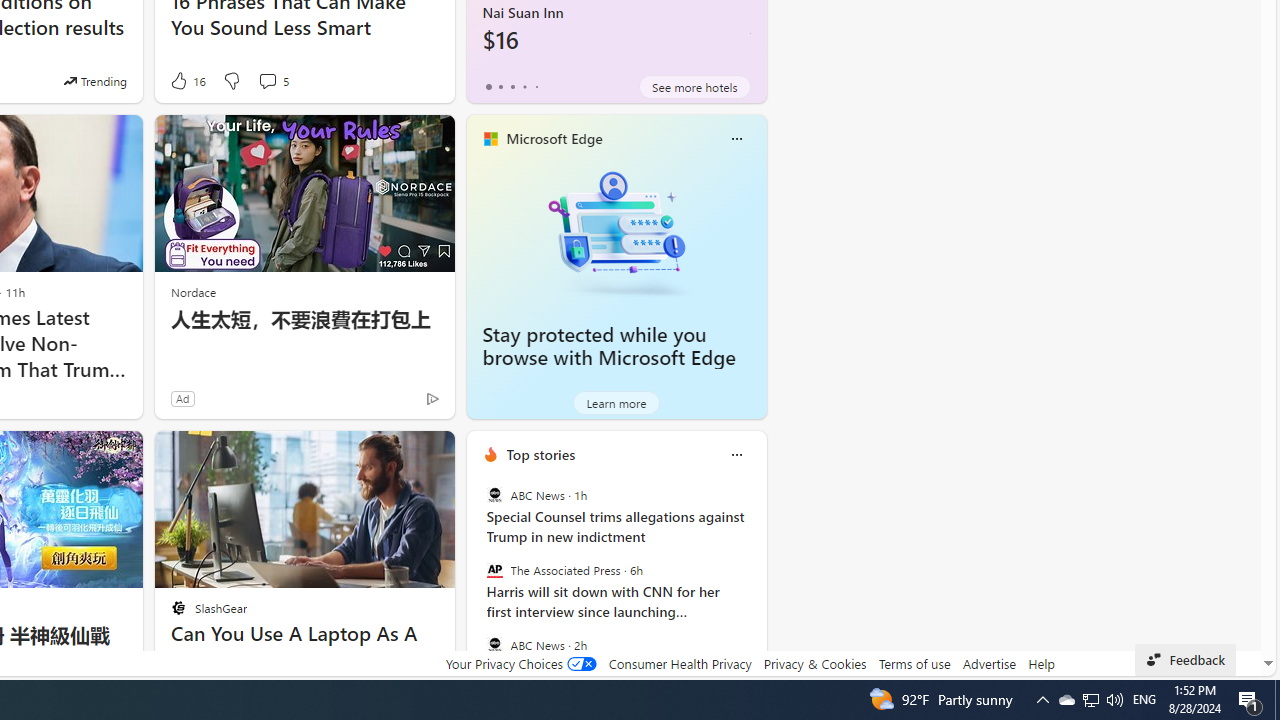 This screenshot has width=1280, height=720. Describe the element at coordinates (512, 86) in the screenshot. I see `'tab-2'` at that location.